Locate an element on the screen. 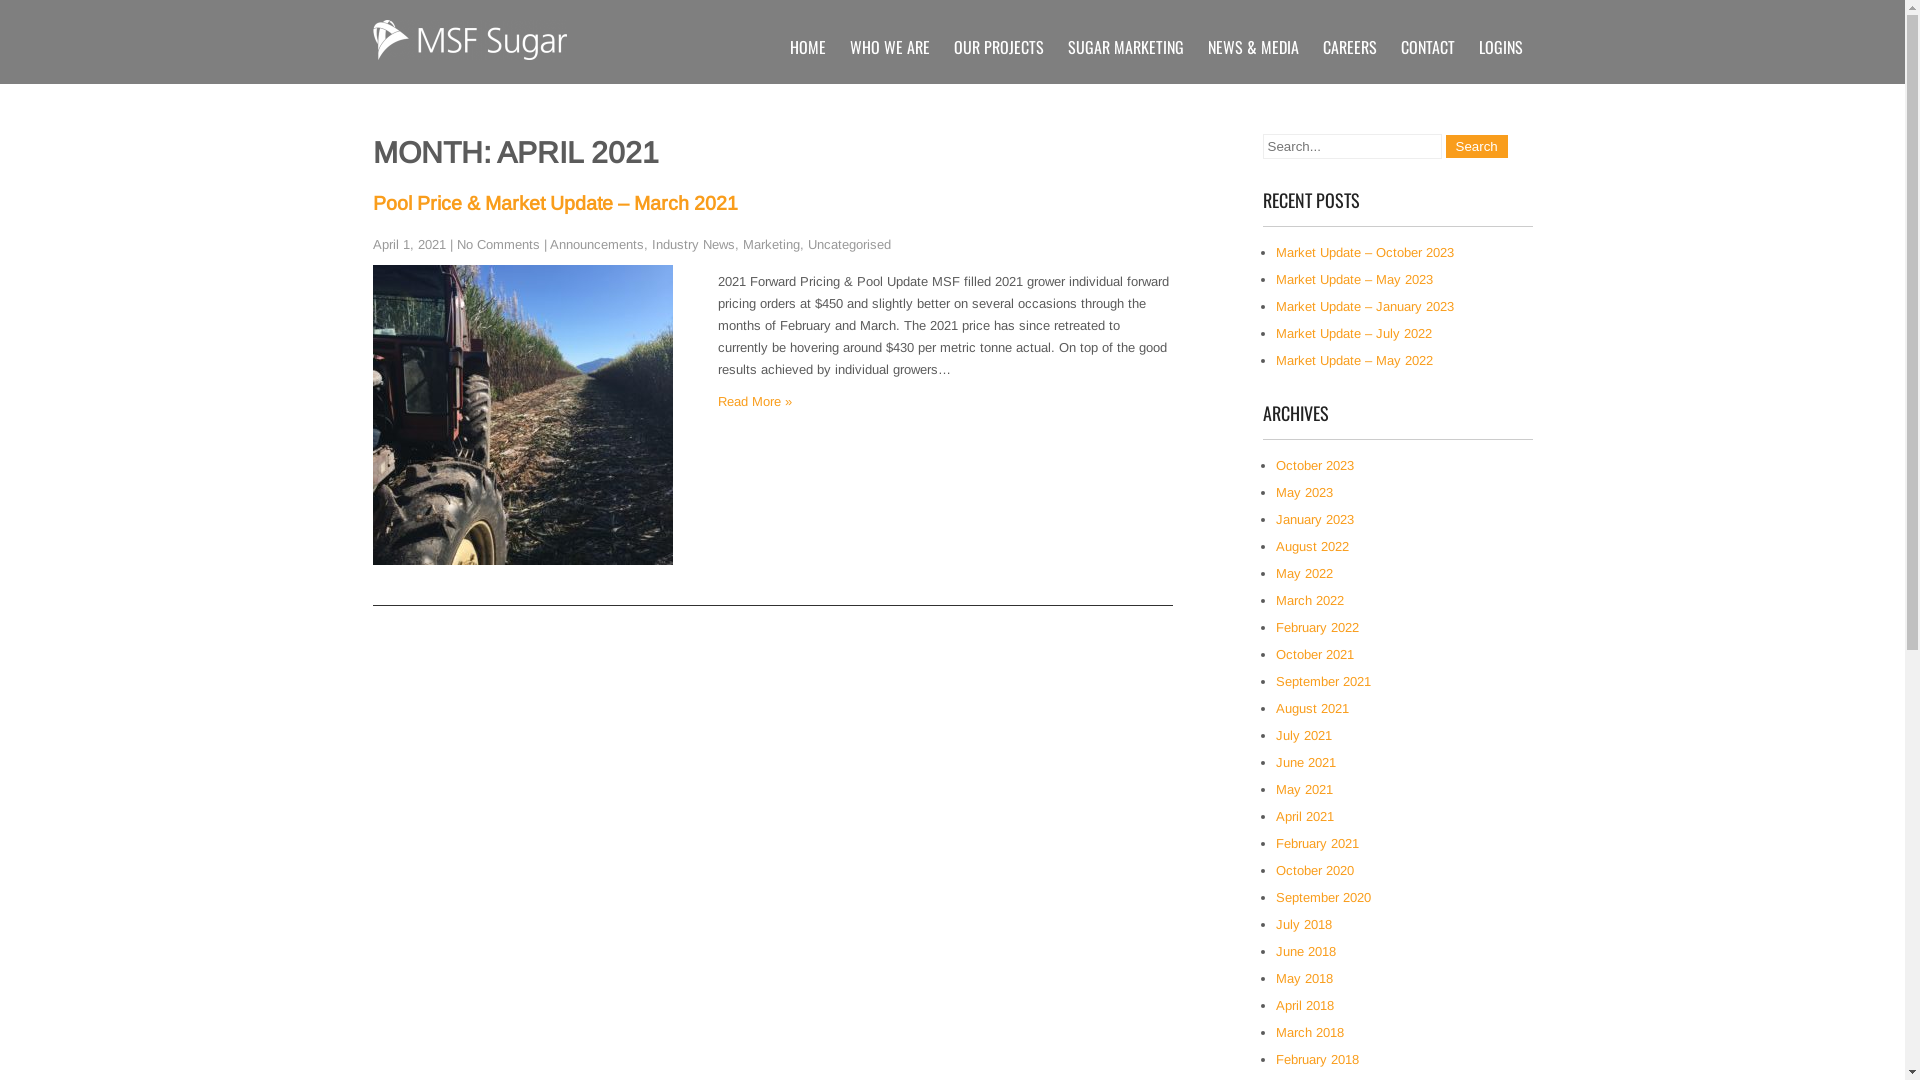 This screenshot has width=1920, height=1080. 'April 2021' is located at coordinates (1305, 816).